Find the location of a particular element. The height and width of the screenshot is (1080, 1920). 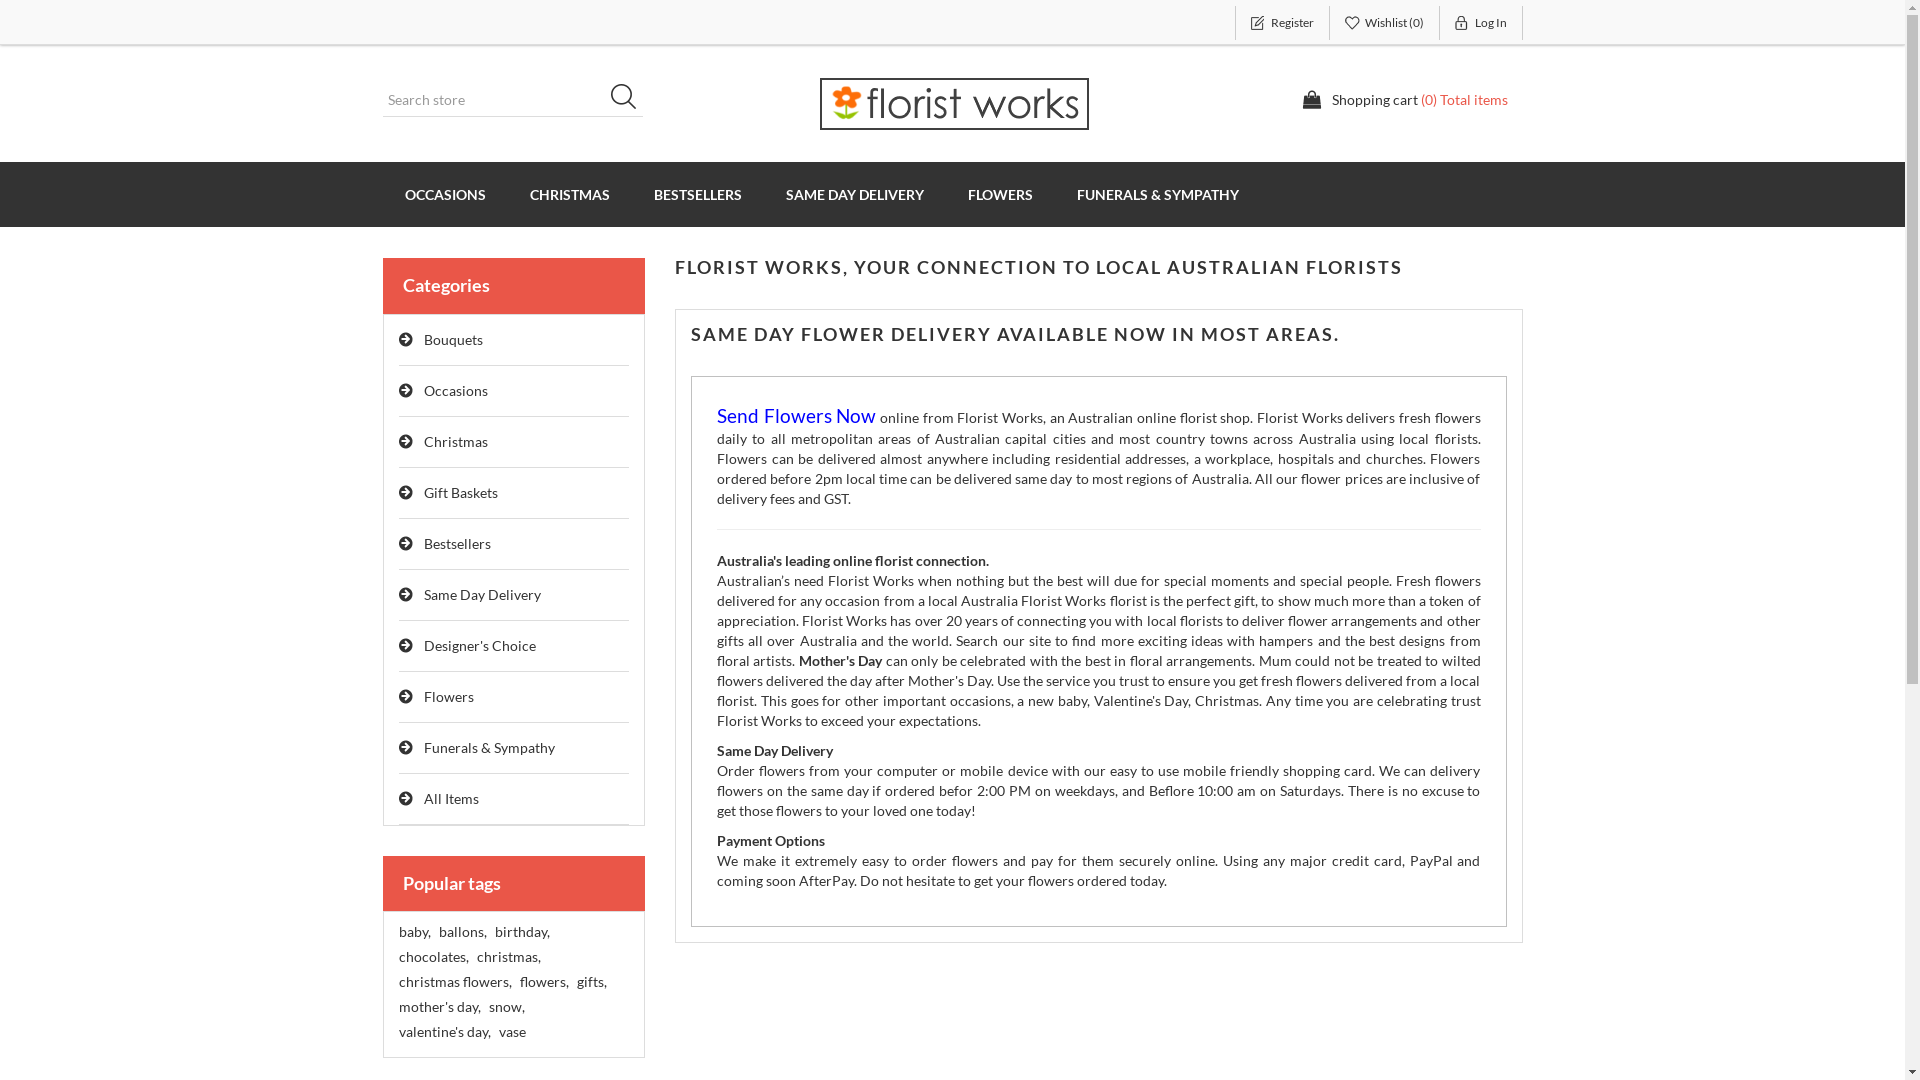

'baby,' is located at coordinates (398, 932).